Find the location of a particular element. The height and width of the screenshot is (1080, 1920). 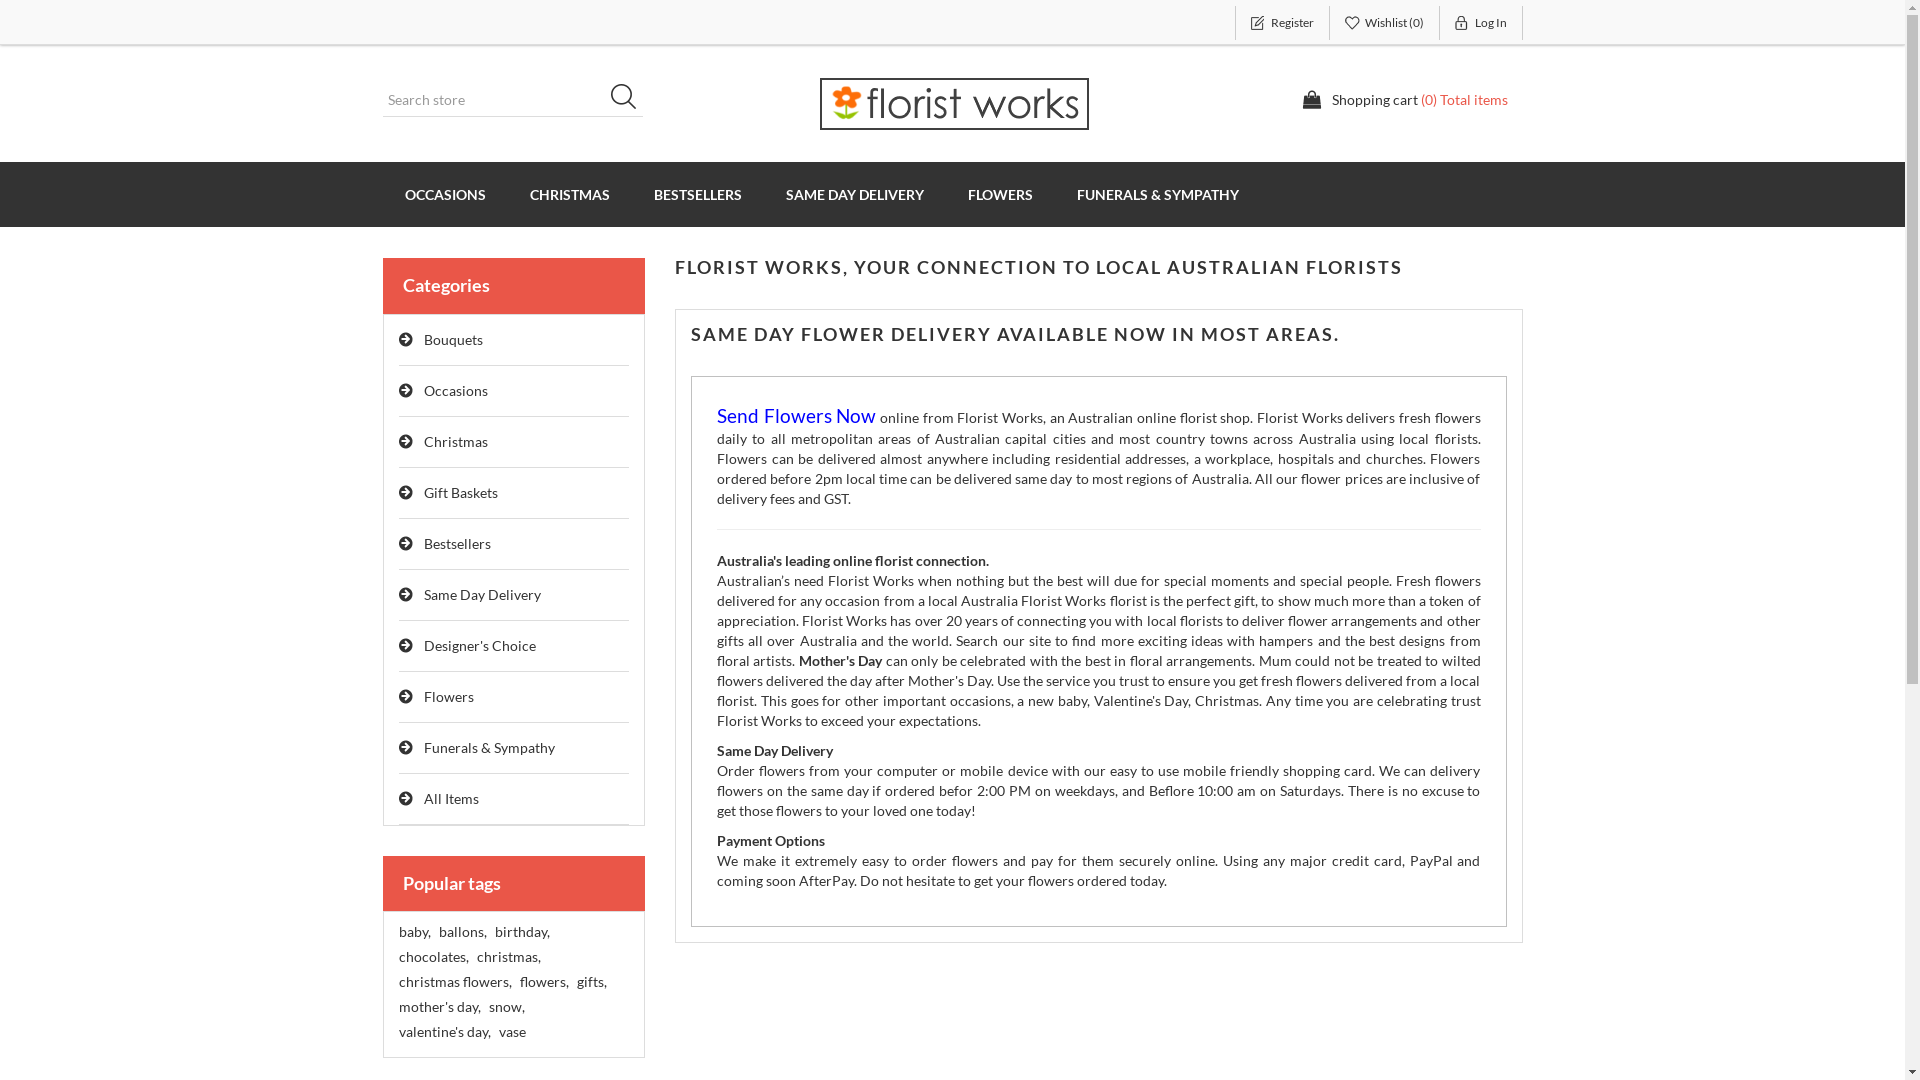

'baby,' is located at coordinates (398, 932).